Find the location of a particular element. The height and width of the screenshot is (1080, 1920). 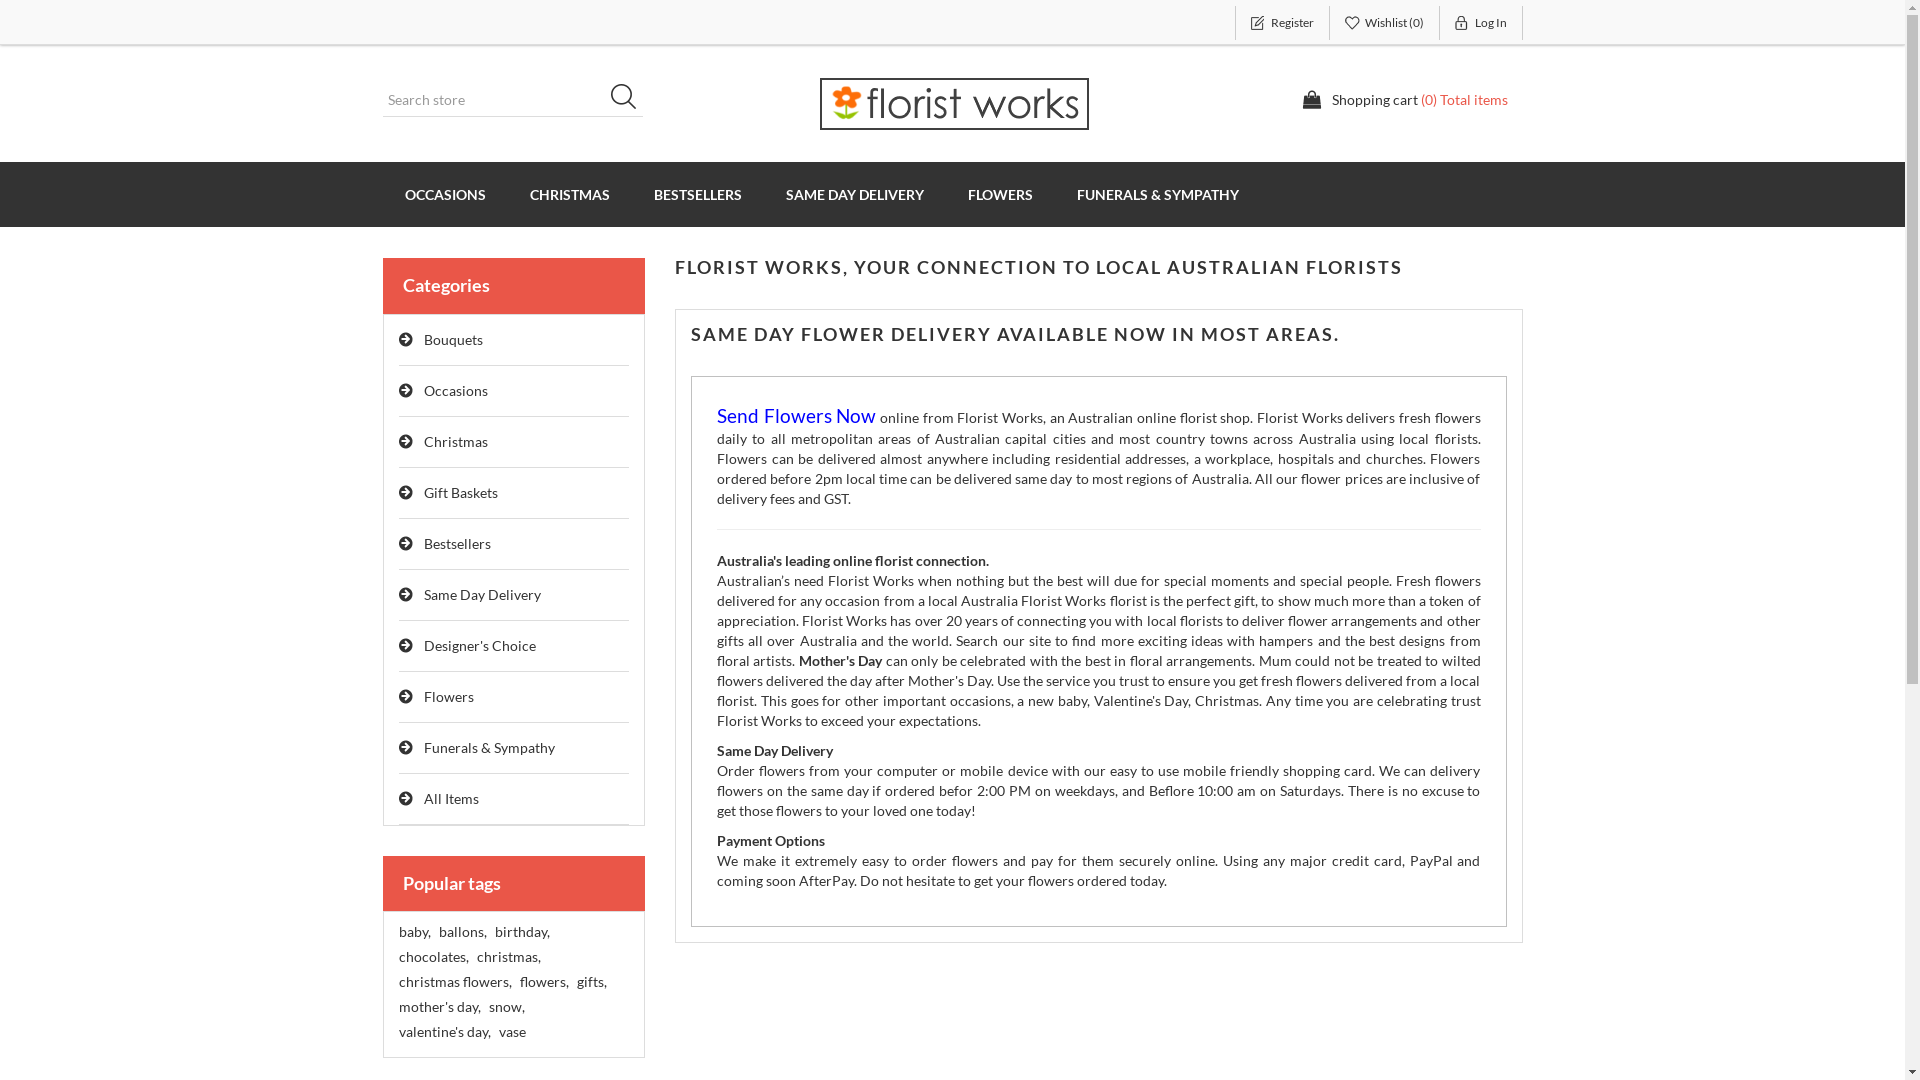

'baby,' is located at coordinates (398, 932).